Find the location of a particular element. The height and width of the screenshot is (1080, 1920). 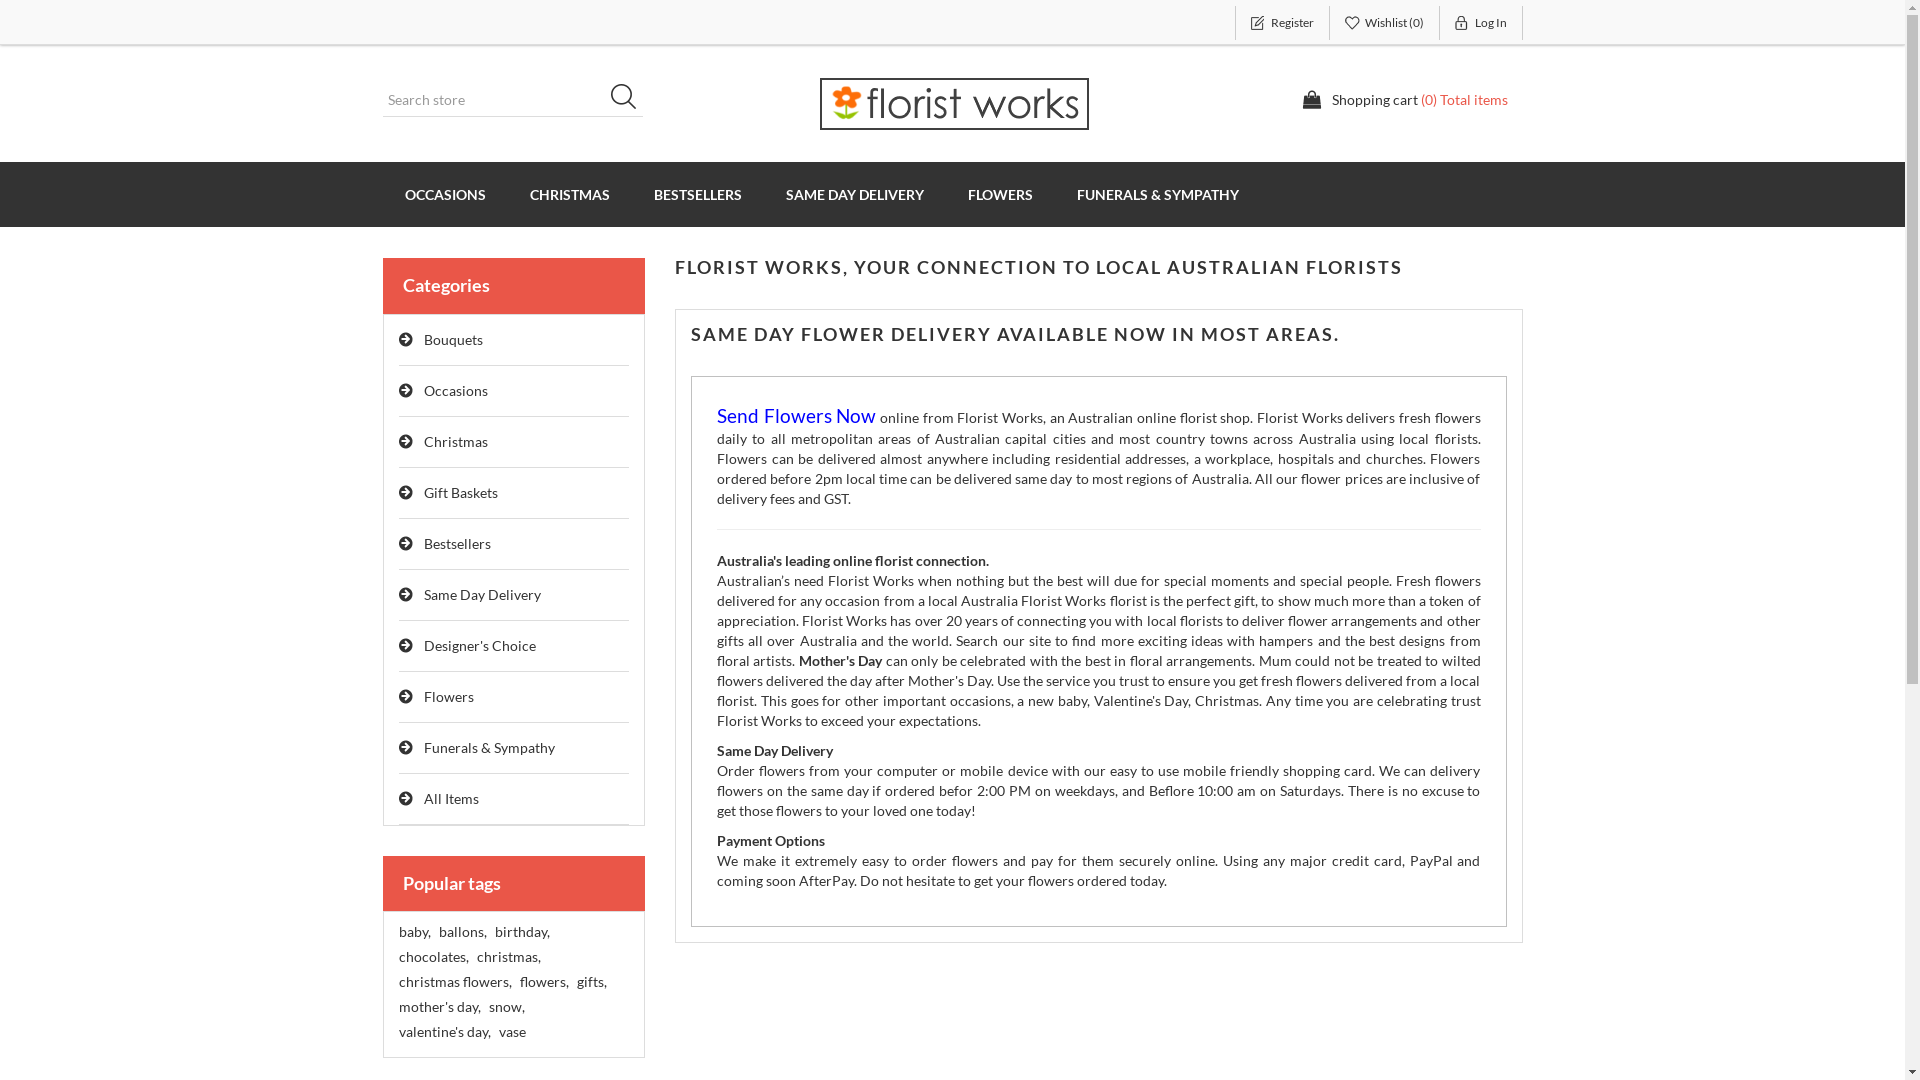

'baby,' is located at coordinates (398, 932).